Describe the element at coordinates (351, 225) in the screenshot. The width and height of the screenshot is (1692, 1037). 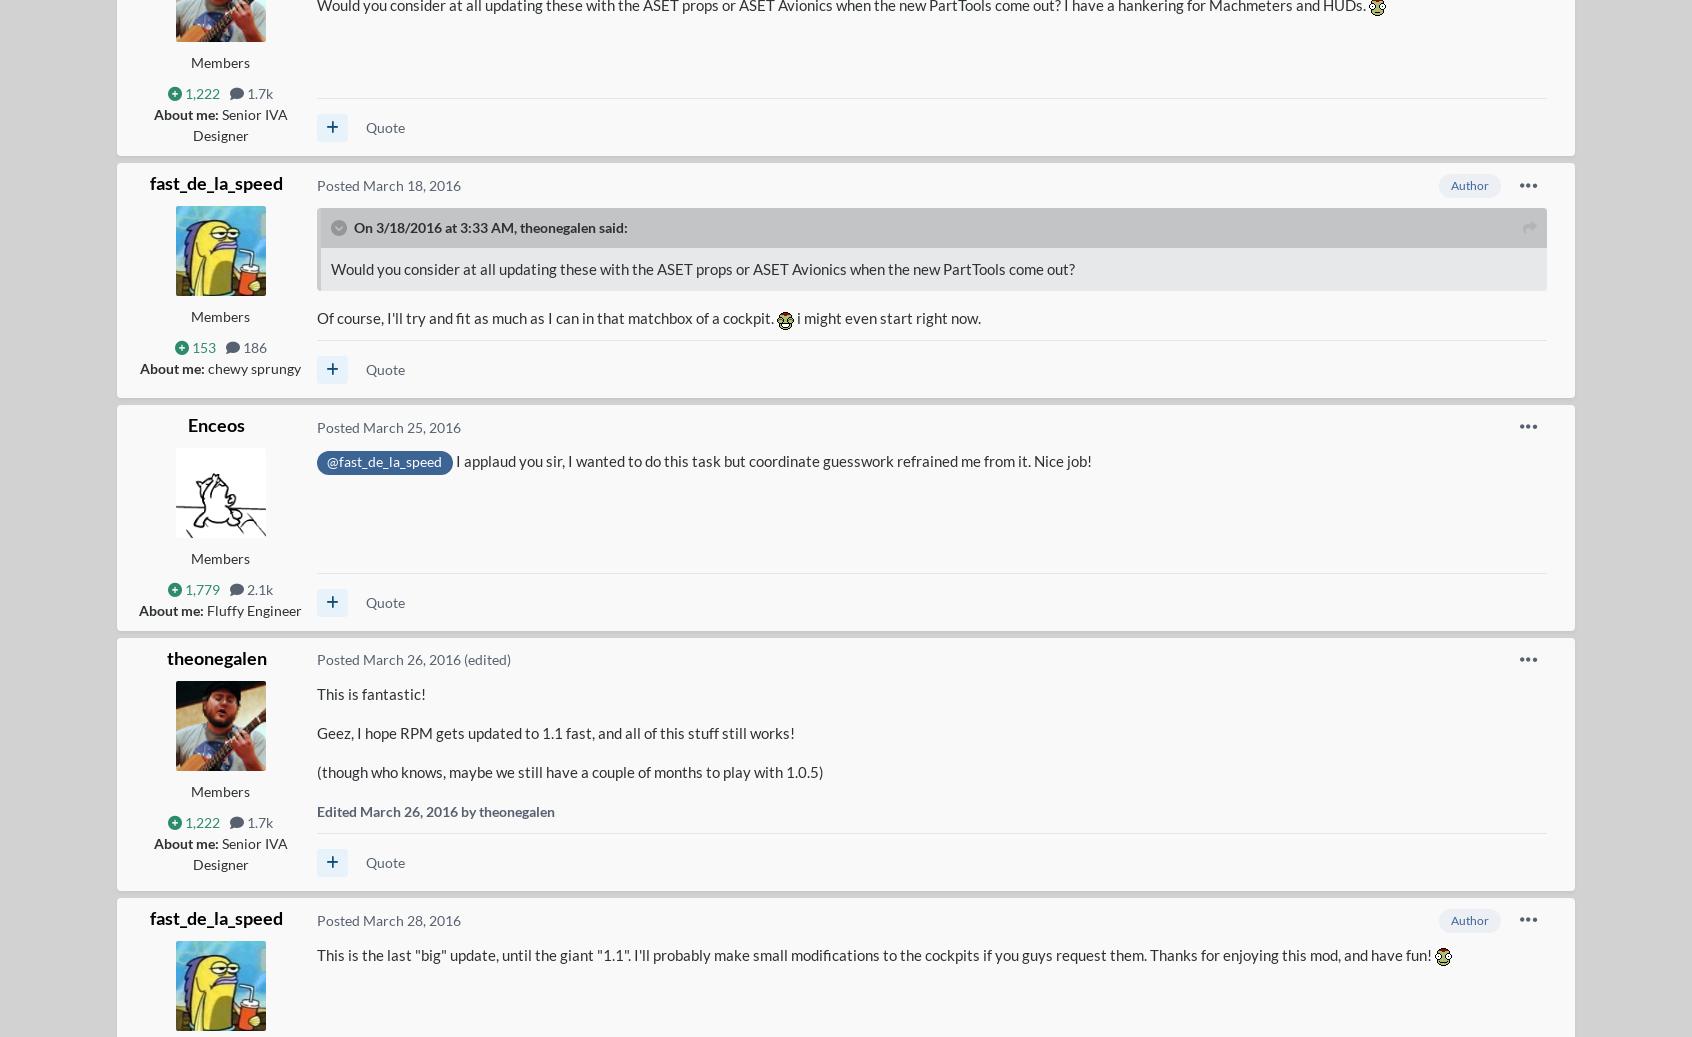
I see `'On 3/18/2016 at 3:33 AM,'` at that location.